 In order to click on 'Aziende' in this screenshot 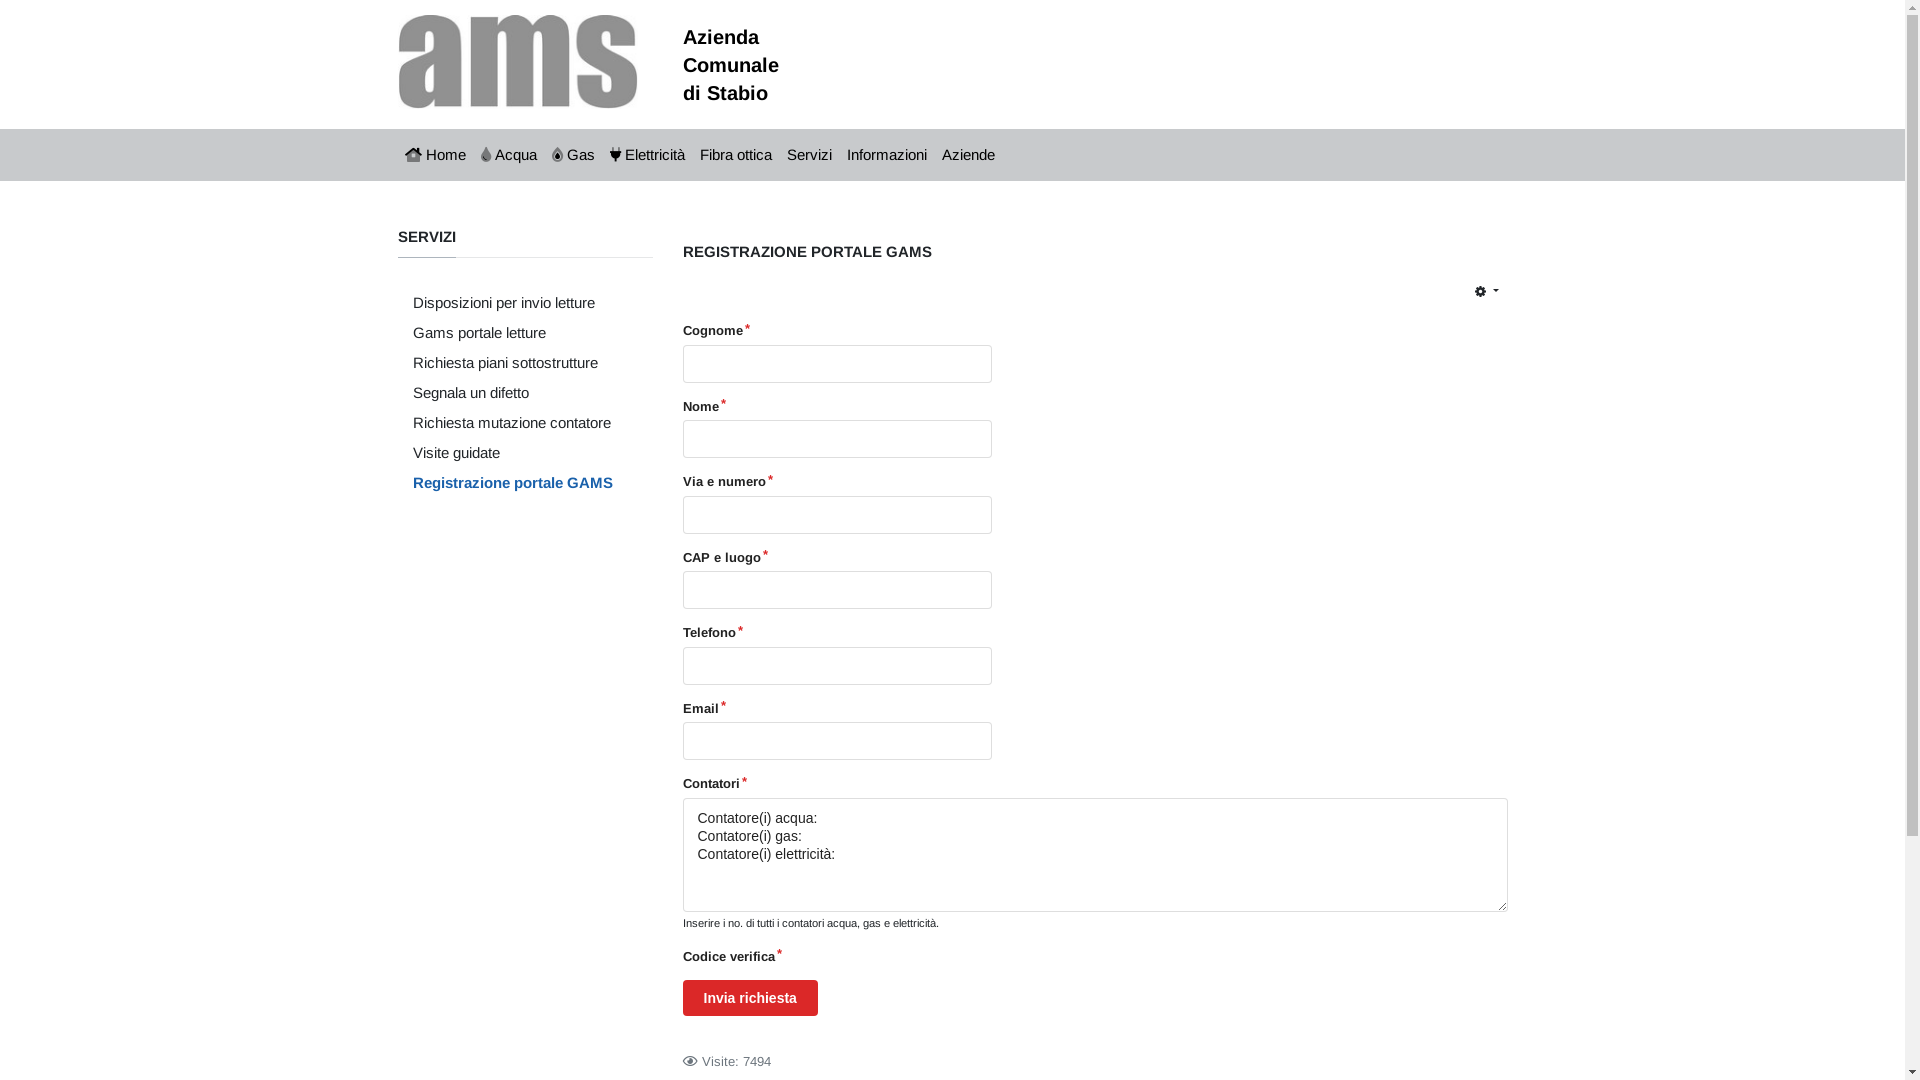, I will do `click(968, 153)`.